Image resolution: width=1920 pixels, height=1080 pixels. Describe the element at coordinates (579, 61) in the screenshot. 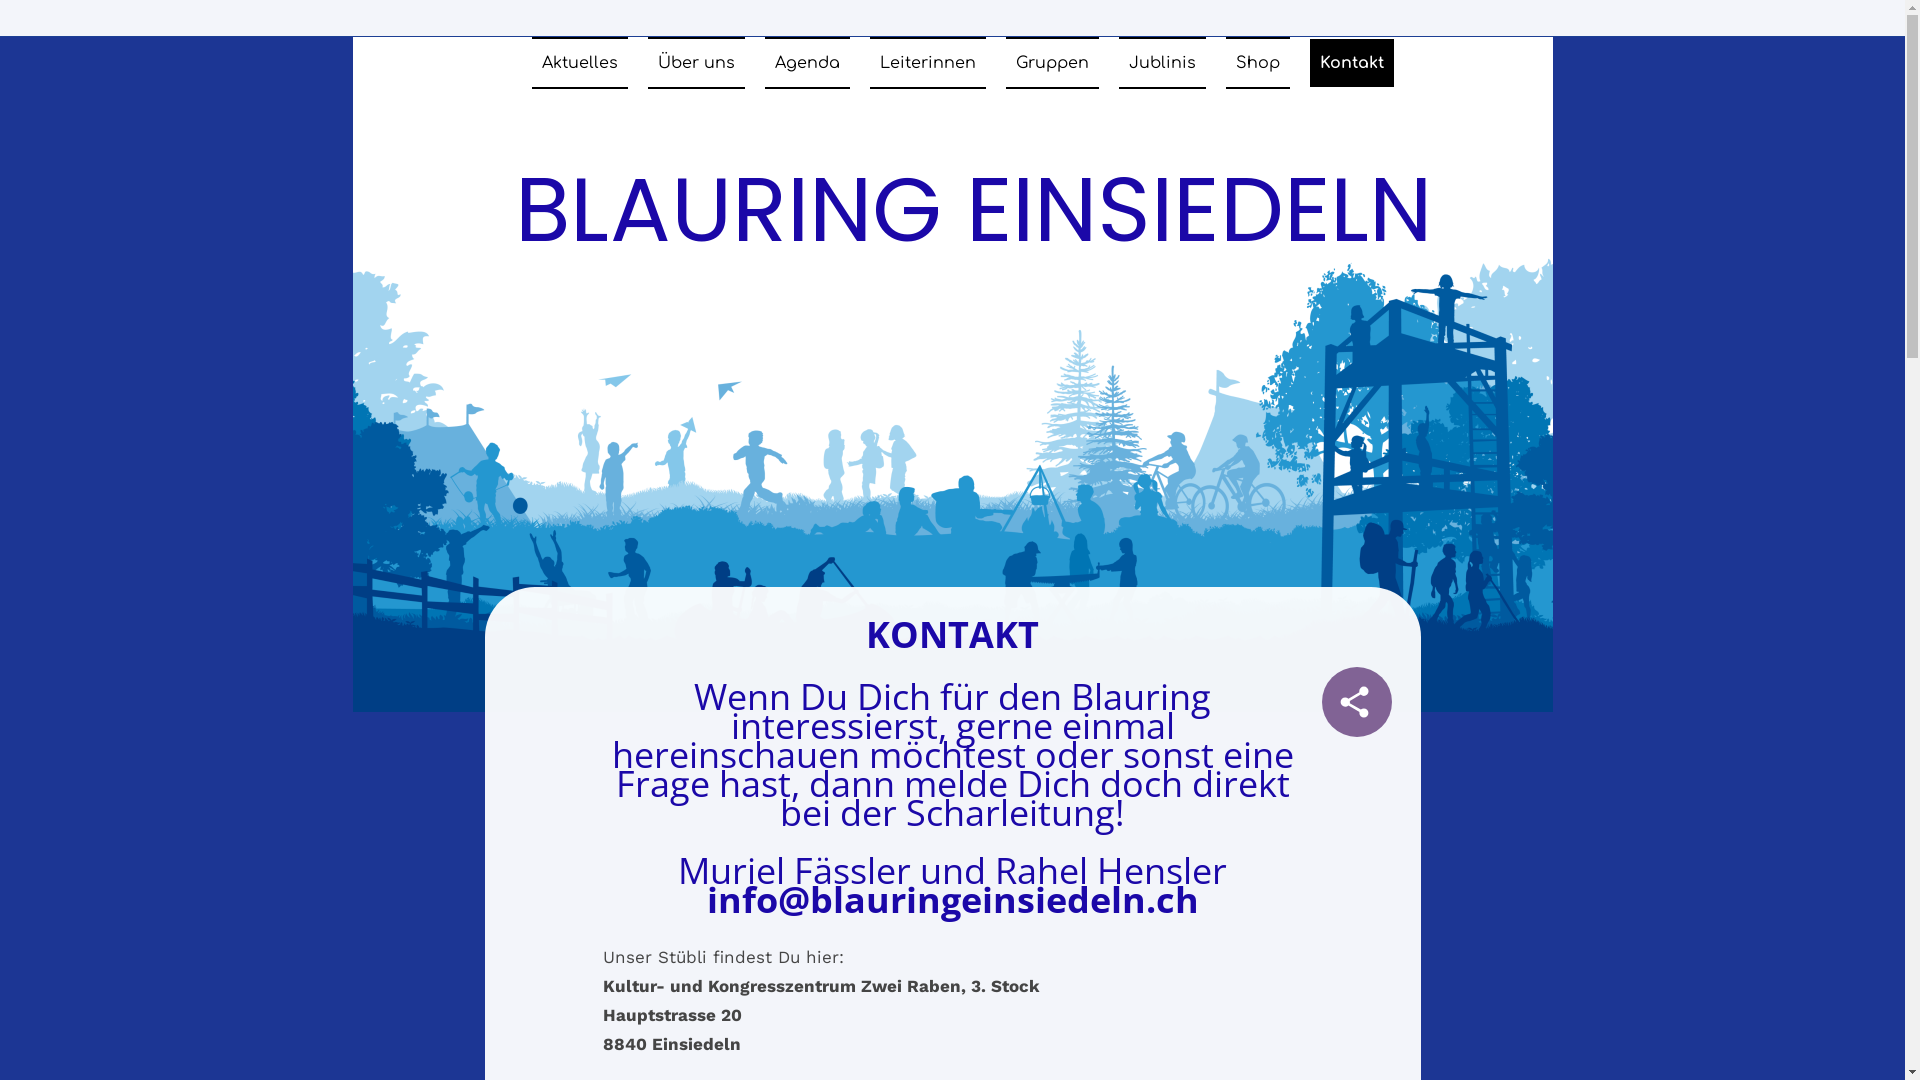

I see `'Aktuelles'` at that location.